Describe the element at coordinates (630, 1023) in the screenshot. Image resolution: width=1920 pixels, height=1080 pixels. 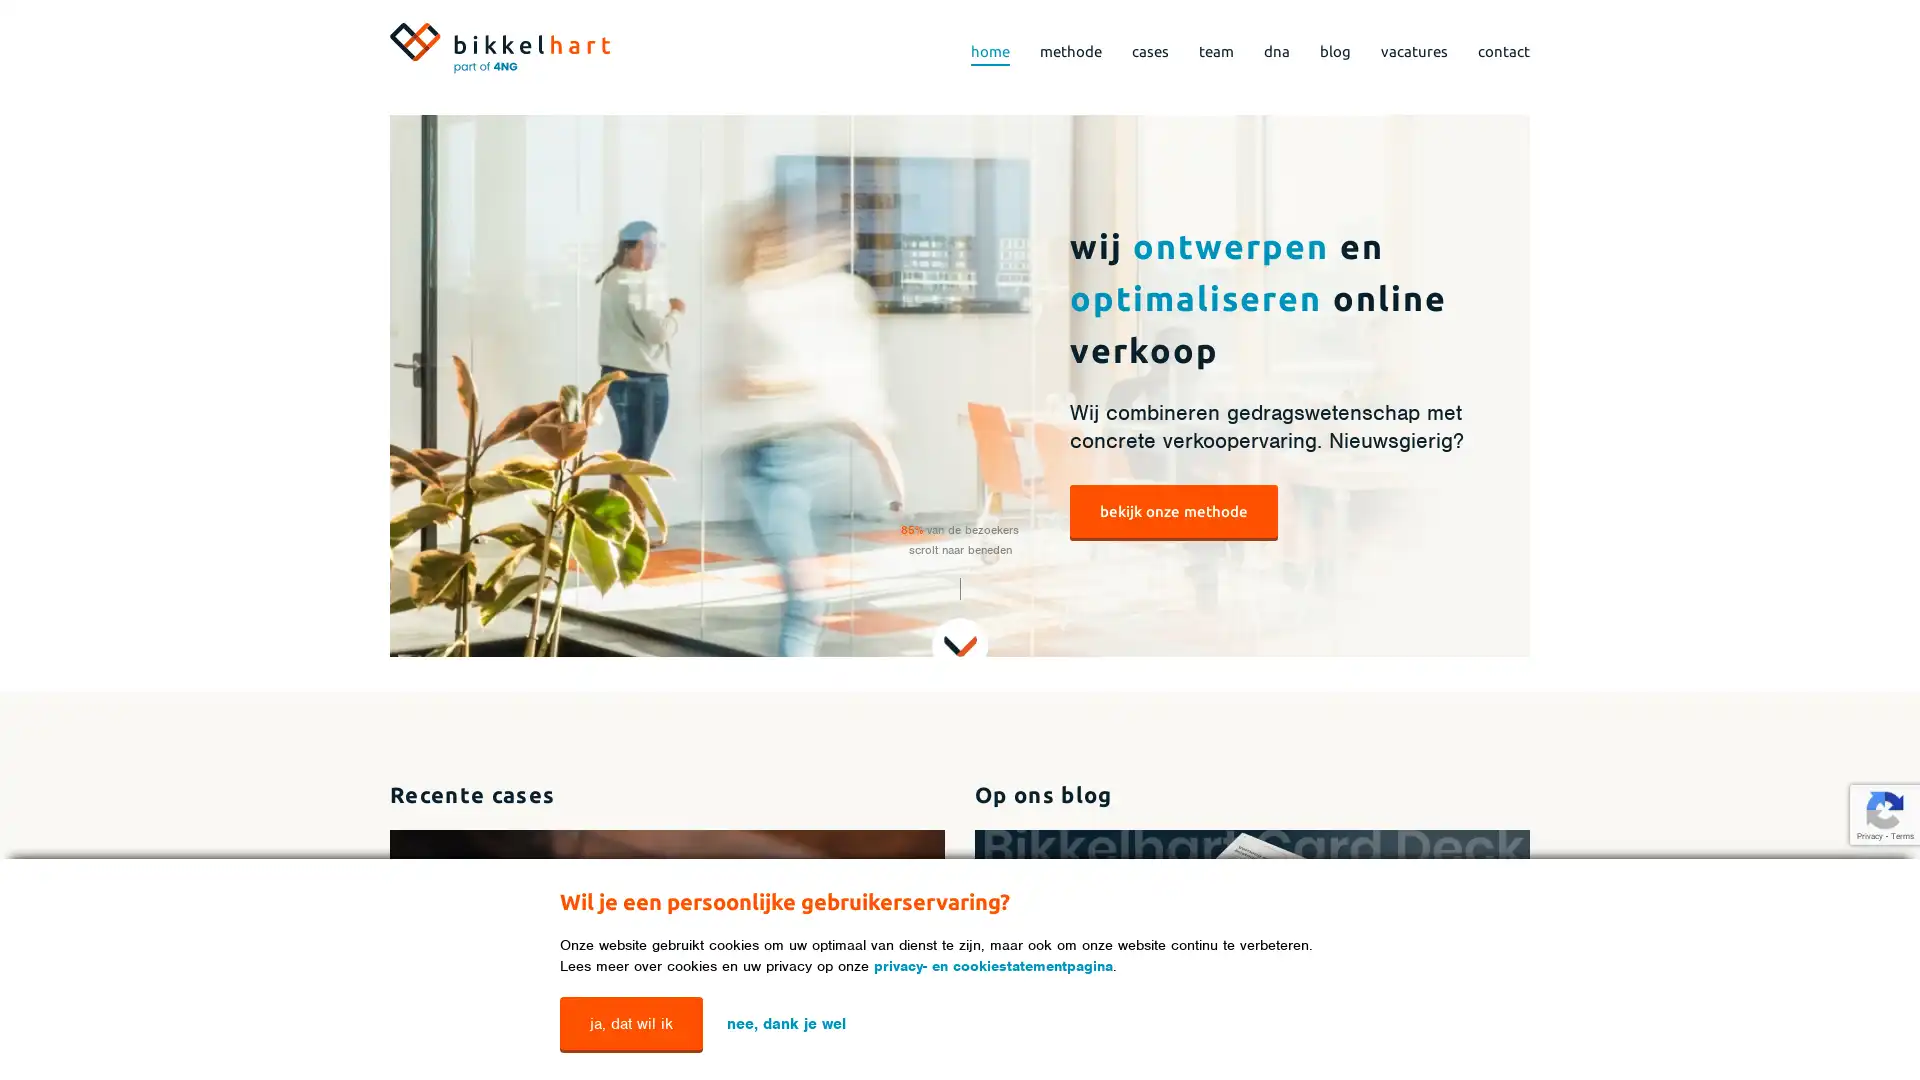
I see `ja, dat wil ik` at that location.